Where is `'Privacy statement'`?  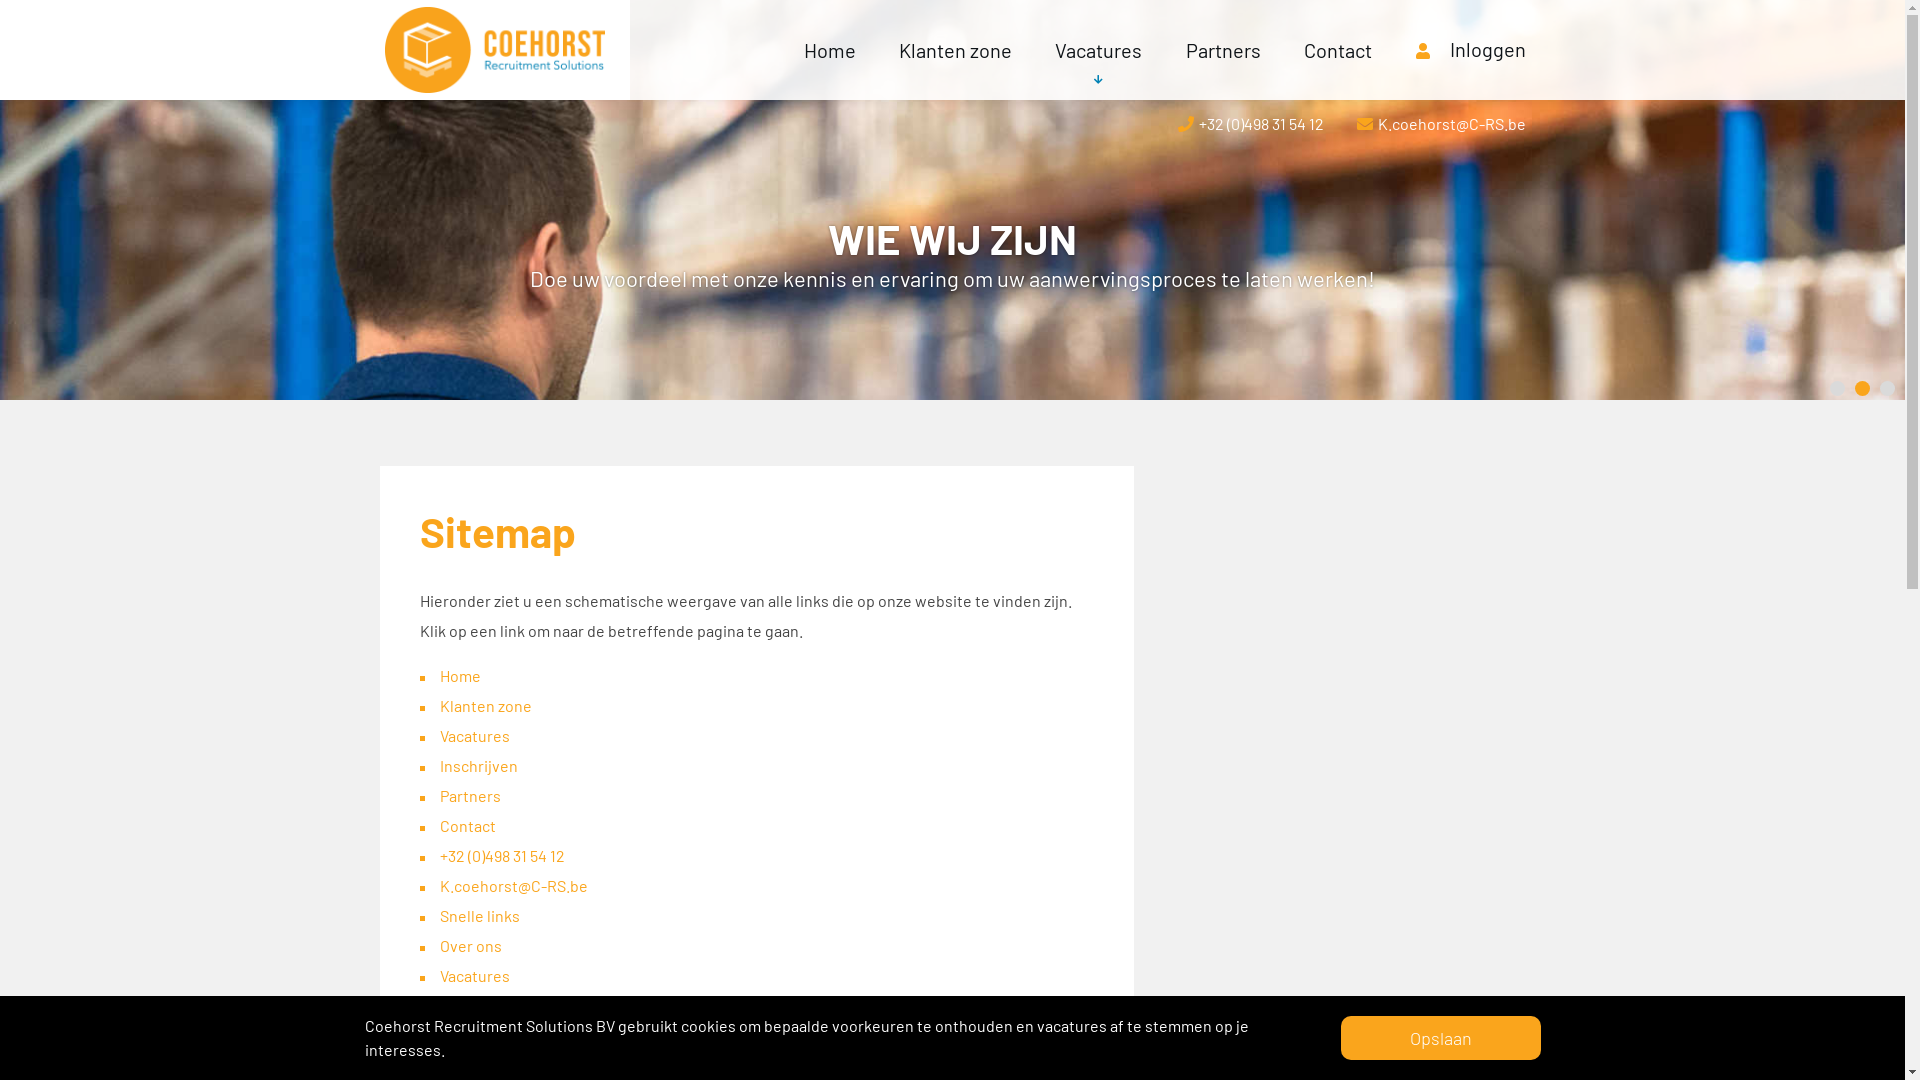
'Privacy statement' is located at coordinates (503, 1064).